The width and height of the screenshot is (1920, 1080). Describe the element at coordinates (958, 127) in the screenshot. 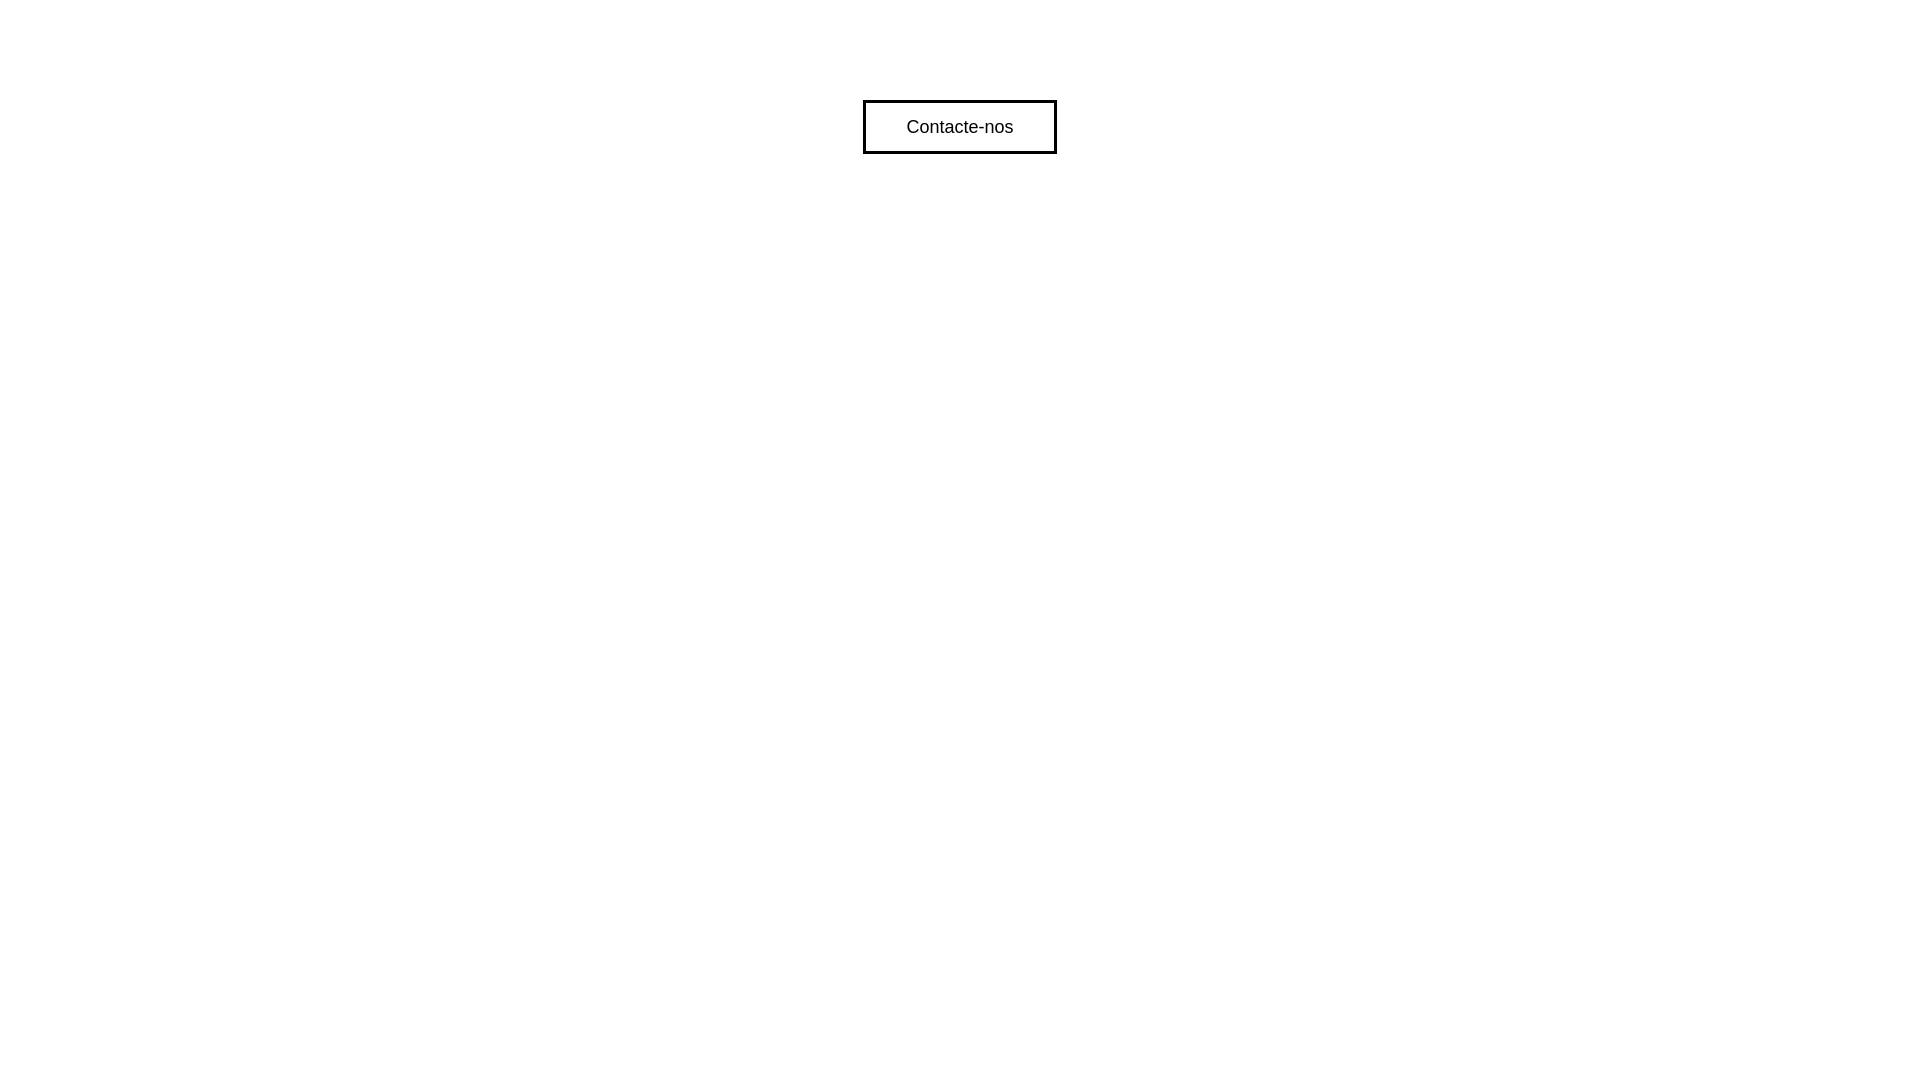

I see `'Contacte-nos'` at that location.